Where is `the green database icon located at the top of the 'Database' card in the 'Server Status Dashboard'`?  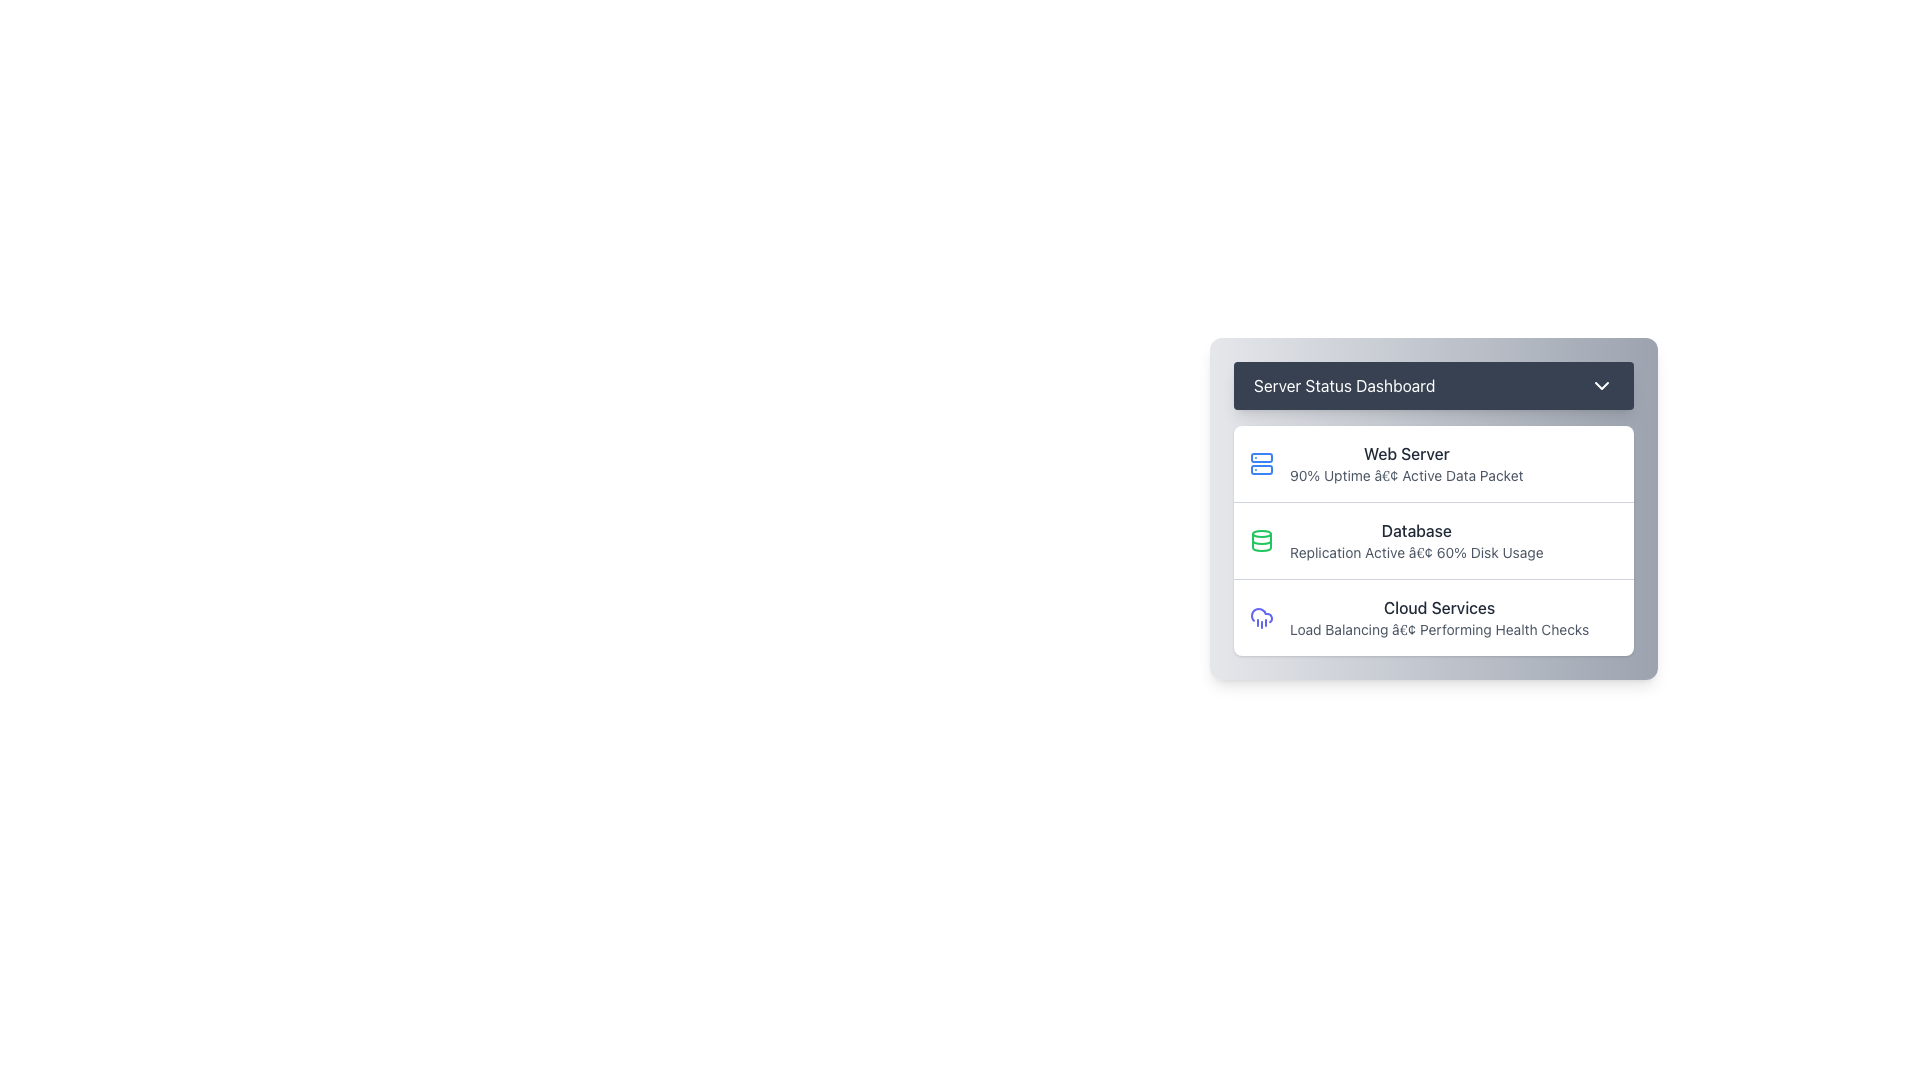
the green database icon located at the top of the 'Database' card in the 'Server Status Dashboard' is located at coordinates (1261, 540).